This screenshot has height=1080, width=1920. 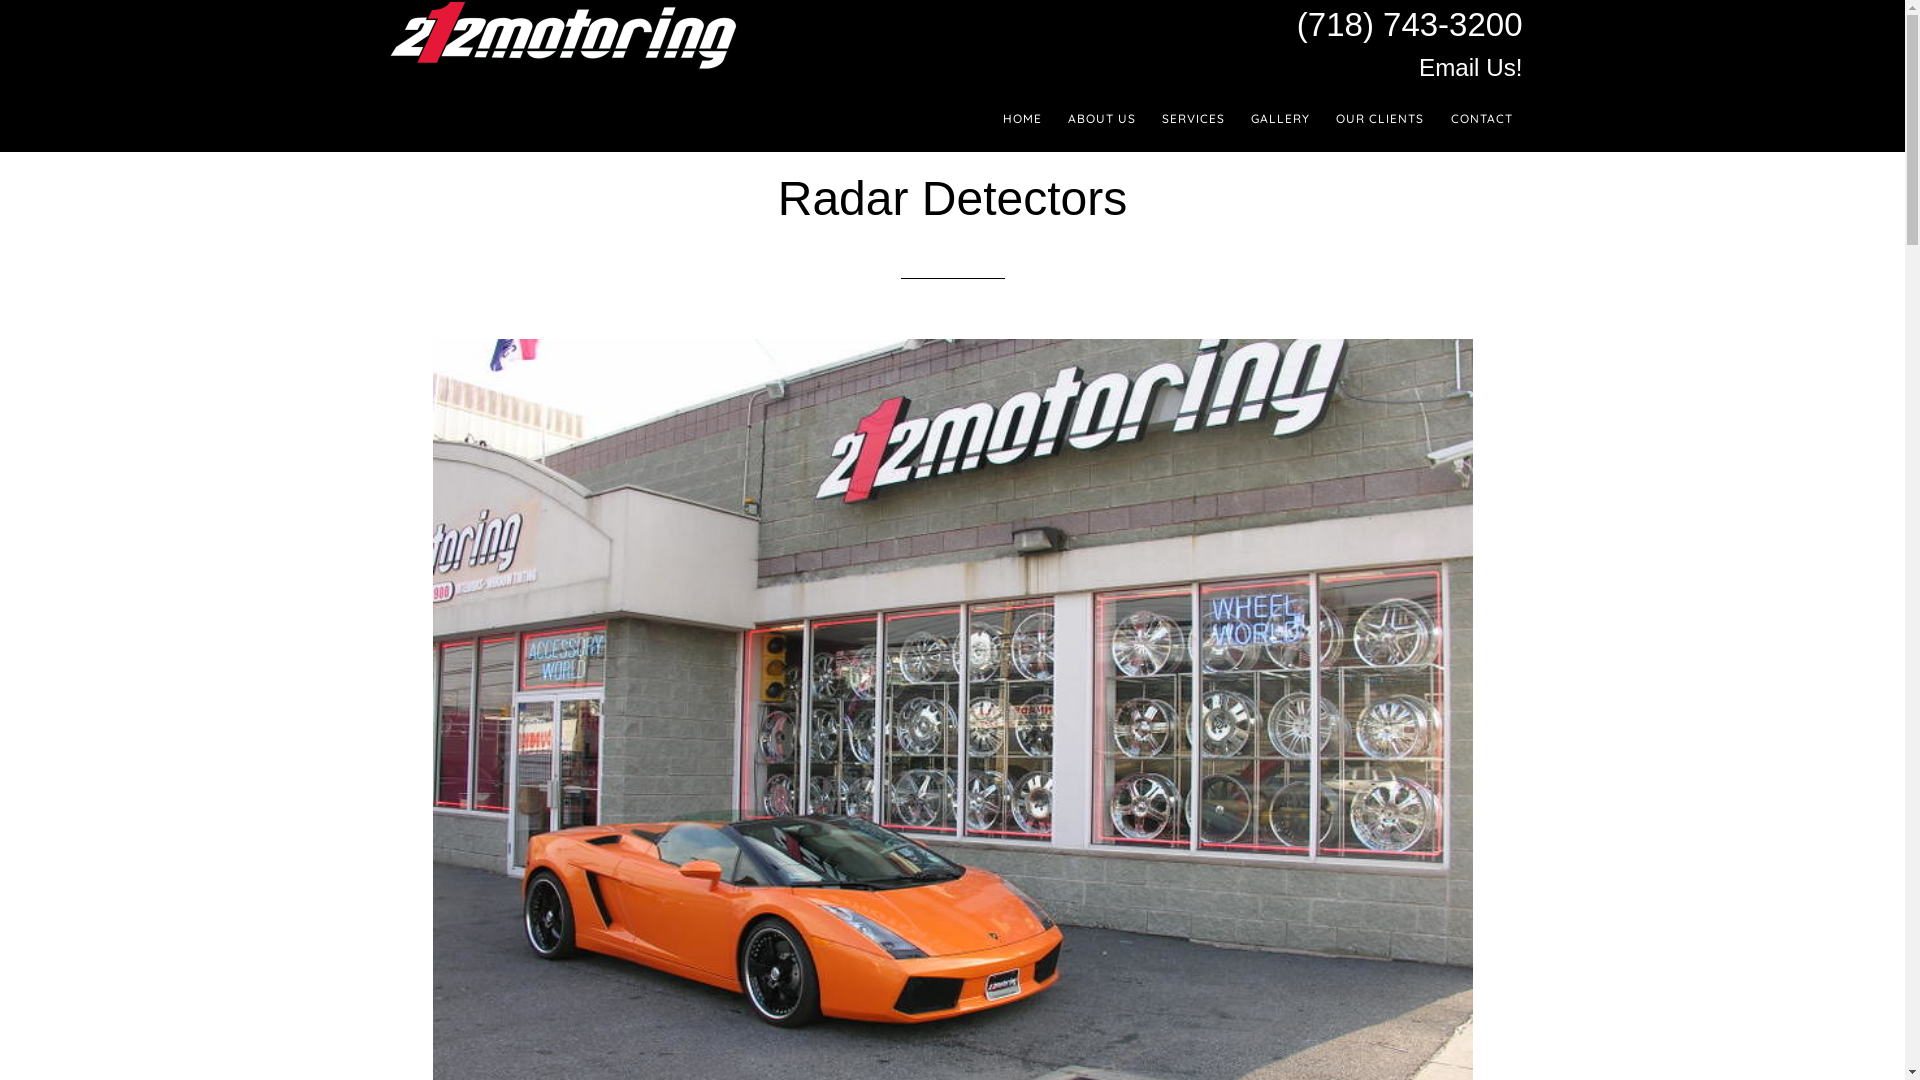 What do you see at coordinates (560, 34) in the screenshot?
I see `'212 MOTORING'` at bounding box center [560, 34].